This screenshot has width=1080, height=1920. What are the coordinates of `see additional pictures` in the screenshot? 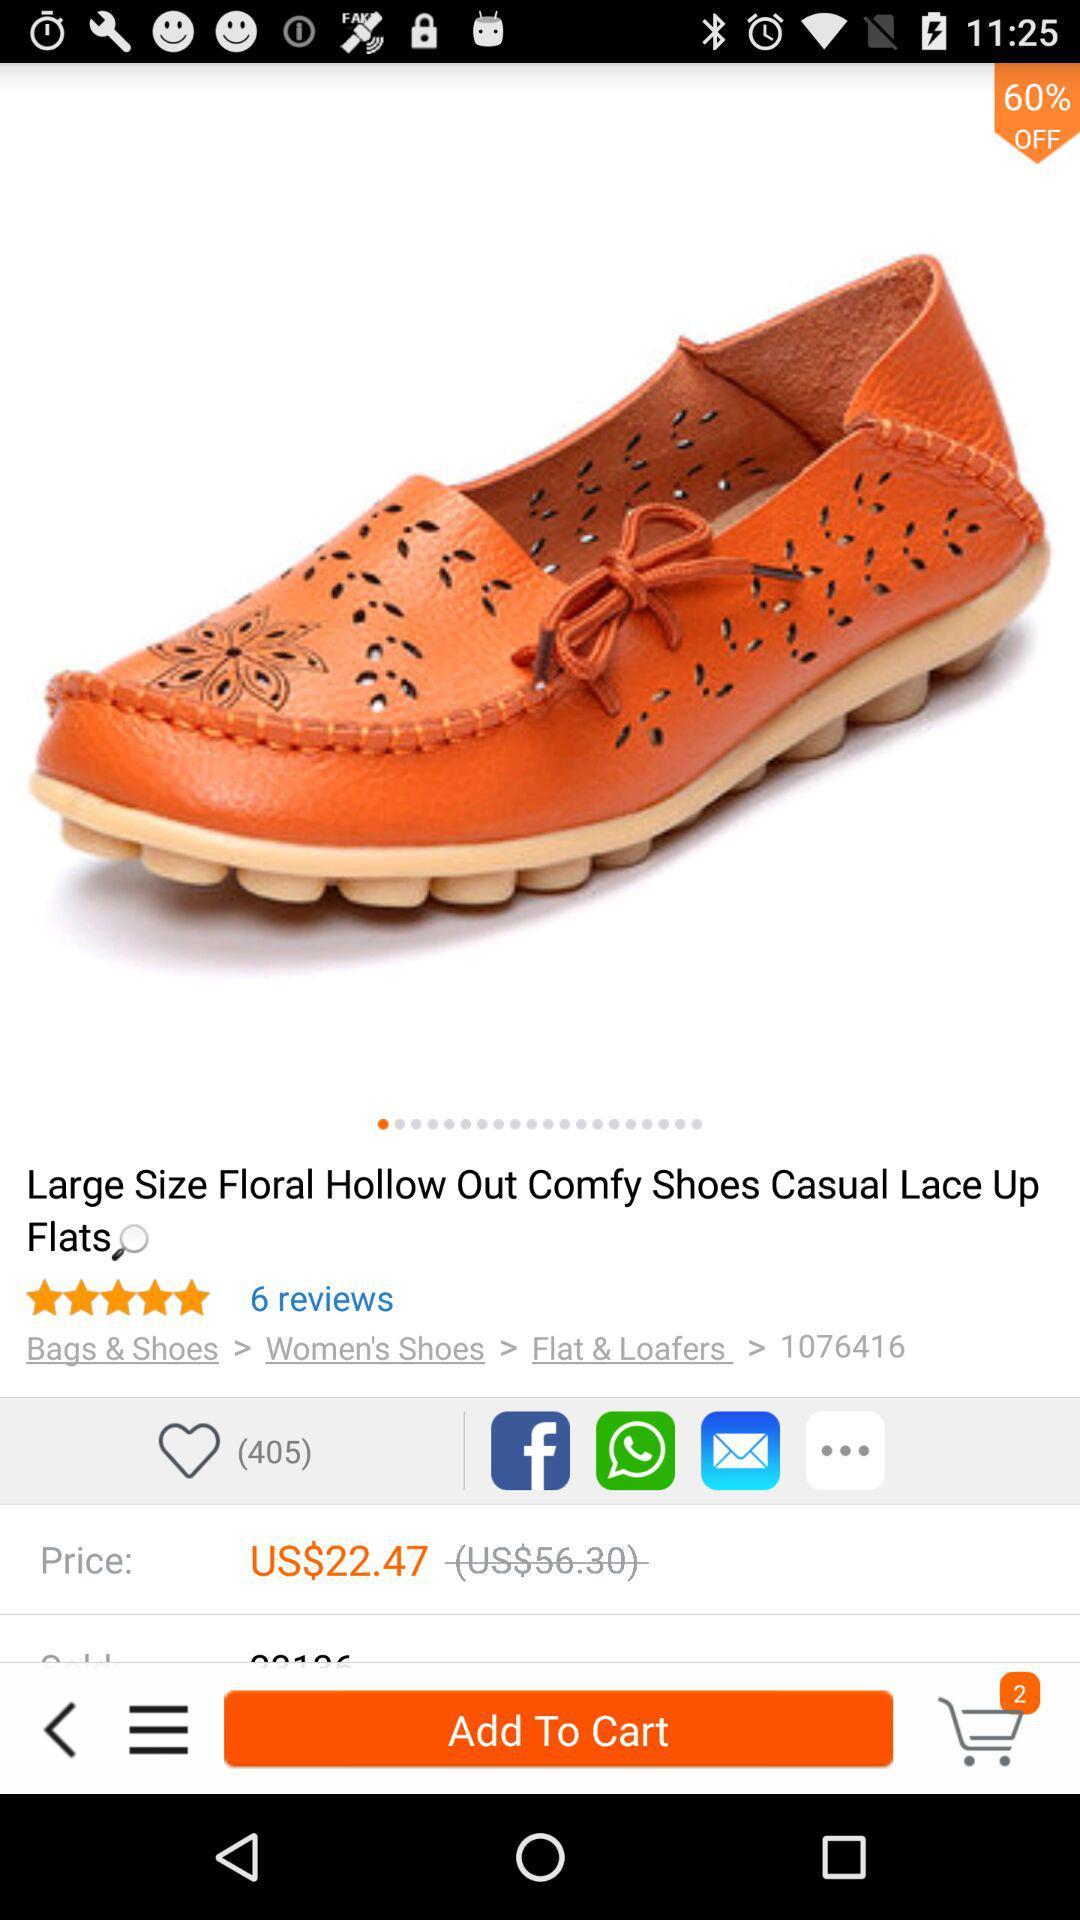 It's located at (497, 1124).